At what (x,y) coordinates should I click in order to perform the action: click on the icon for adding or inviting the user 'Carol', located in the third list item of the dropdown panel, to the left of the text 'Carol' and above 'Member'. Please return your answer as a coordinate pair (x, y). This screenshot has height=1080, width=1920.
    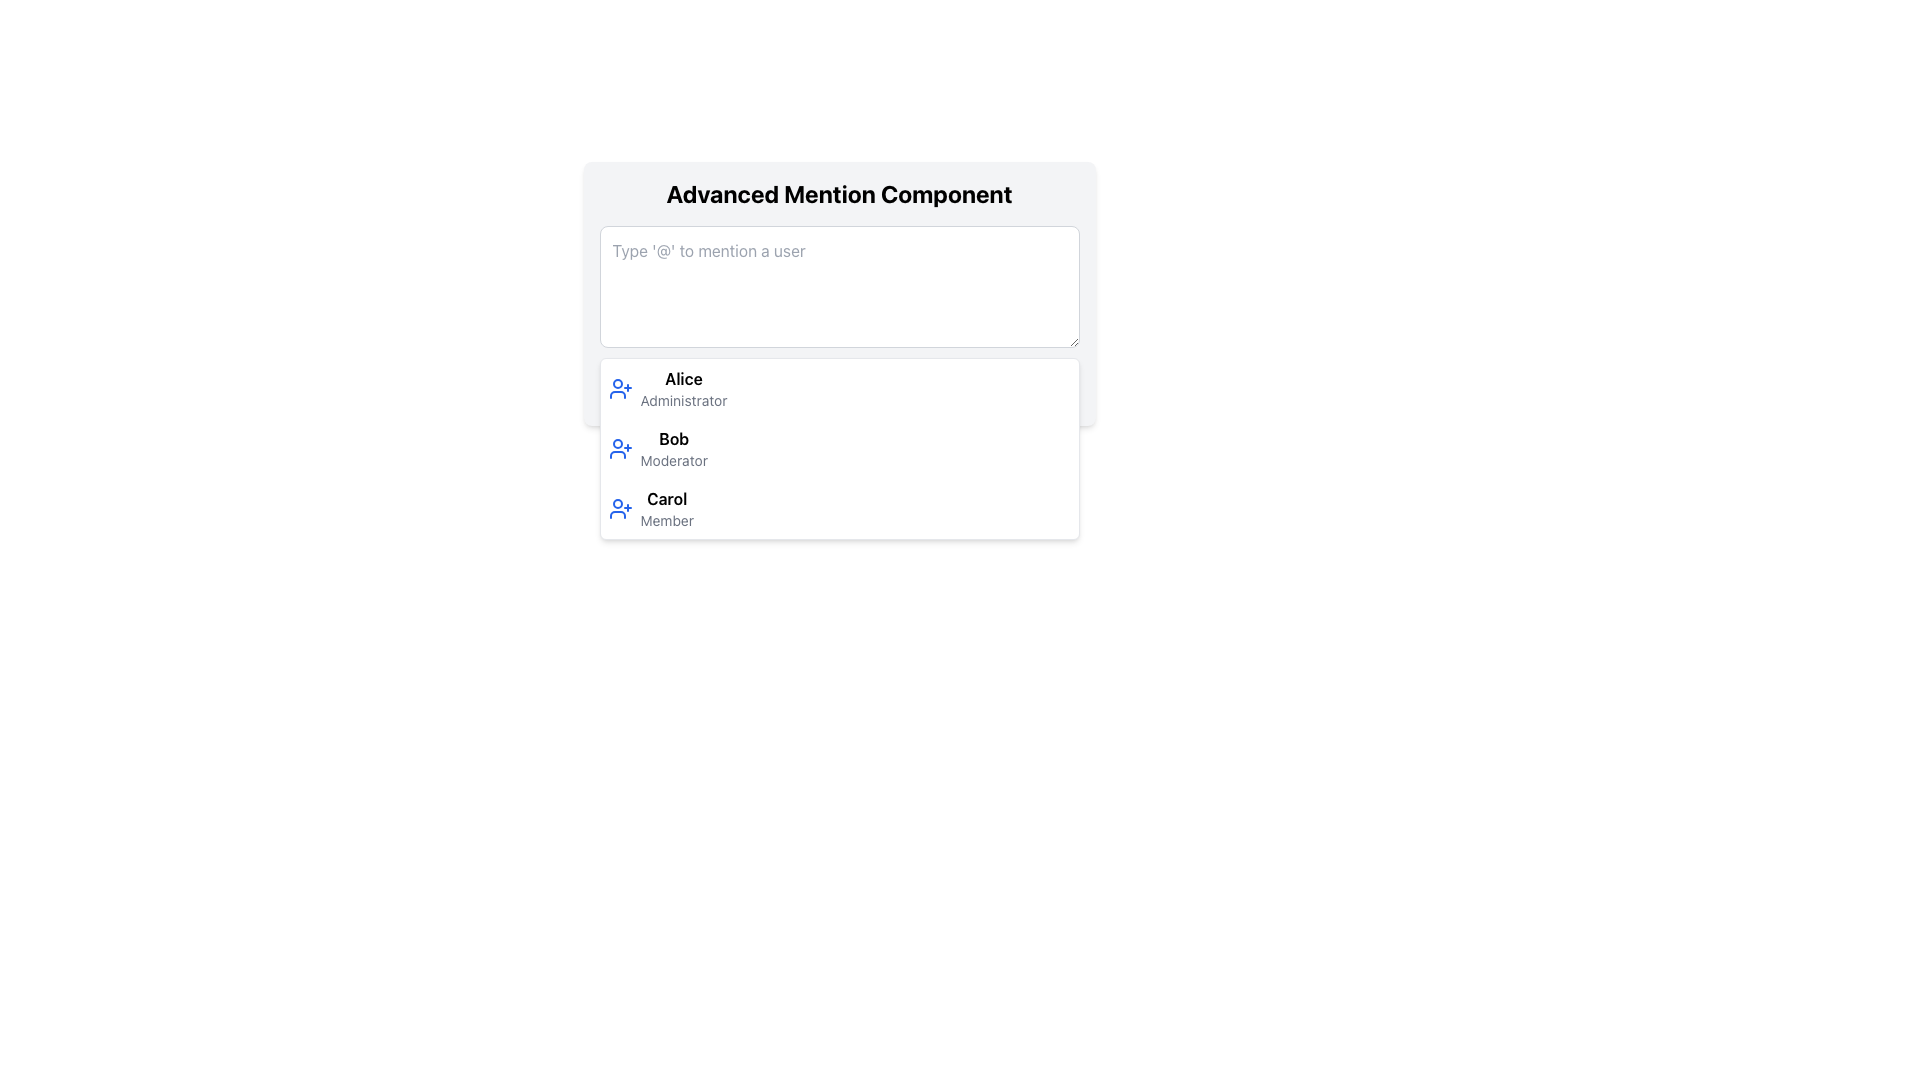
    Looking at the image, I should click on (619, 508).